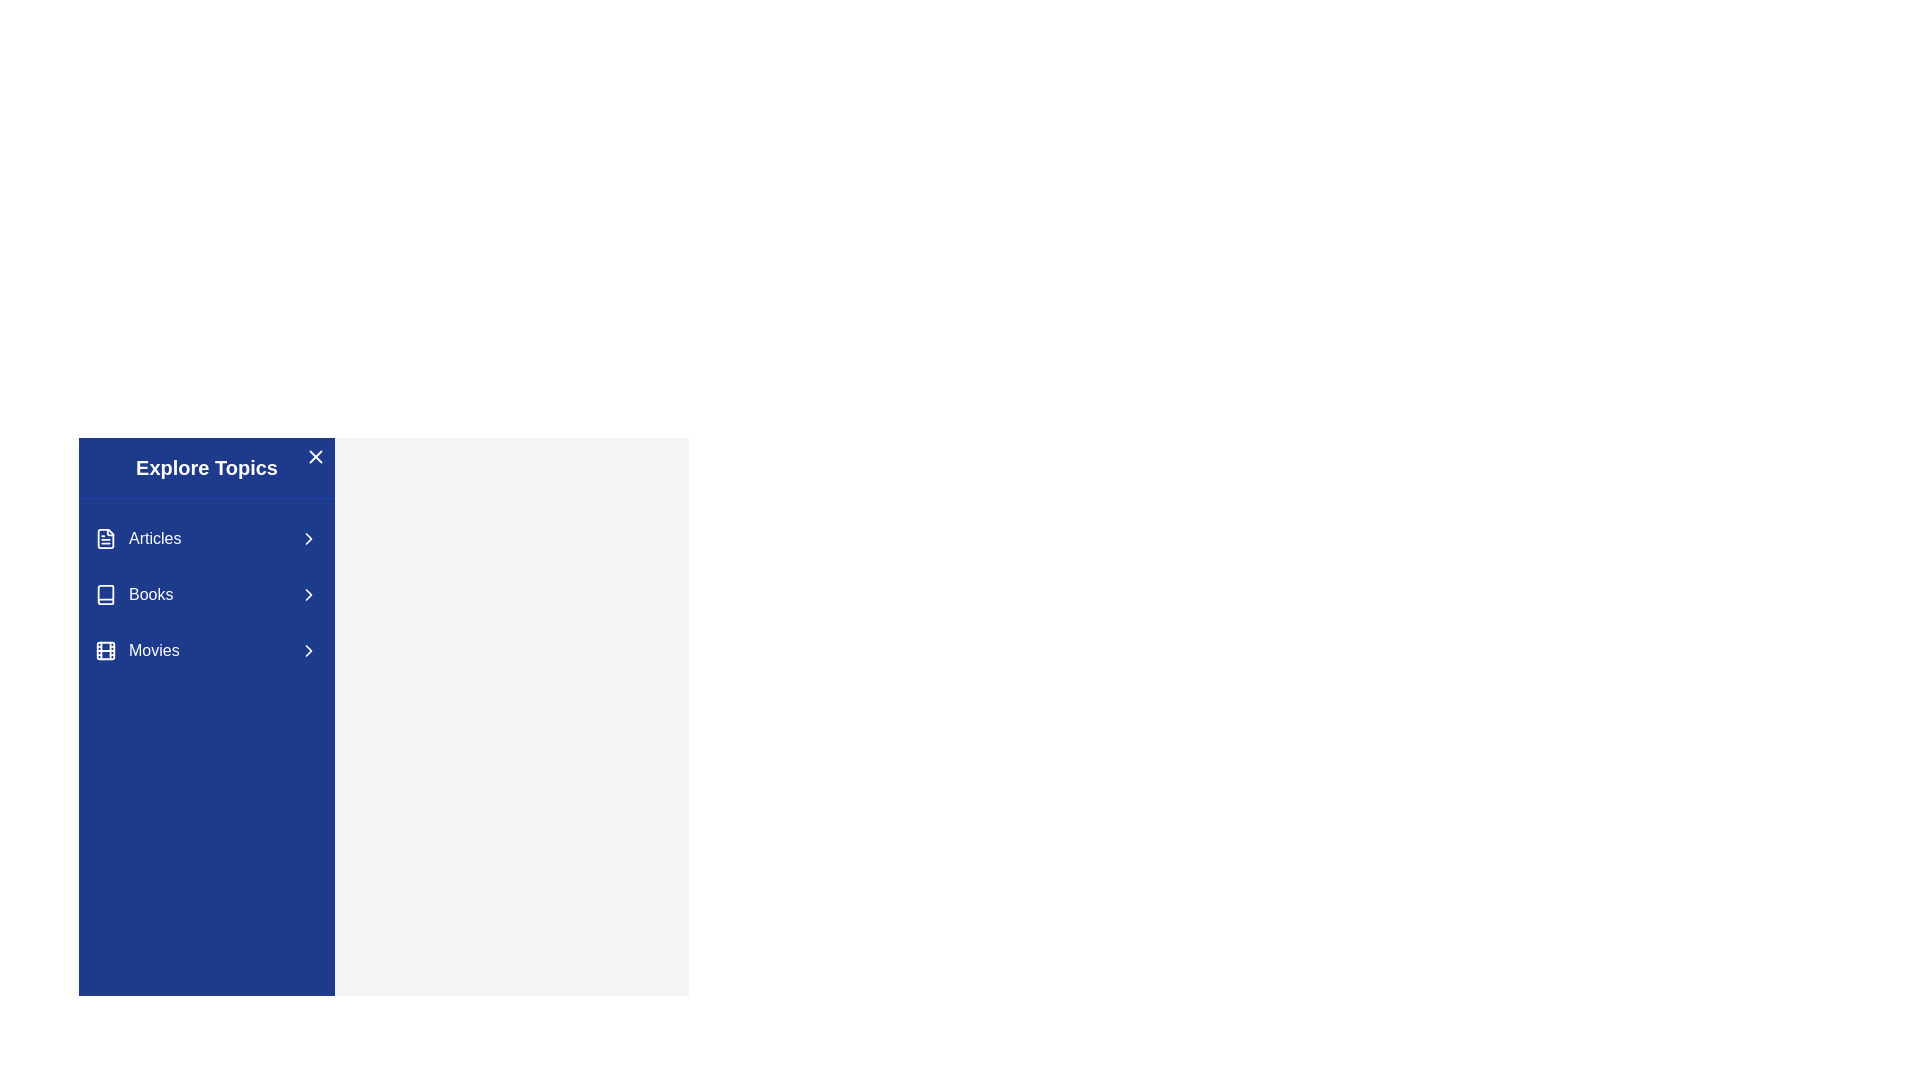 The width and height of the screenshot is (1920, 1080). I want to click on the icon associated with the 'Articles' menu item, which is located at the top left corner of the menu item, so click(104, 538).